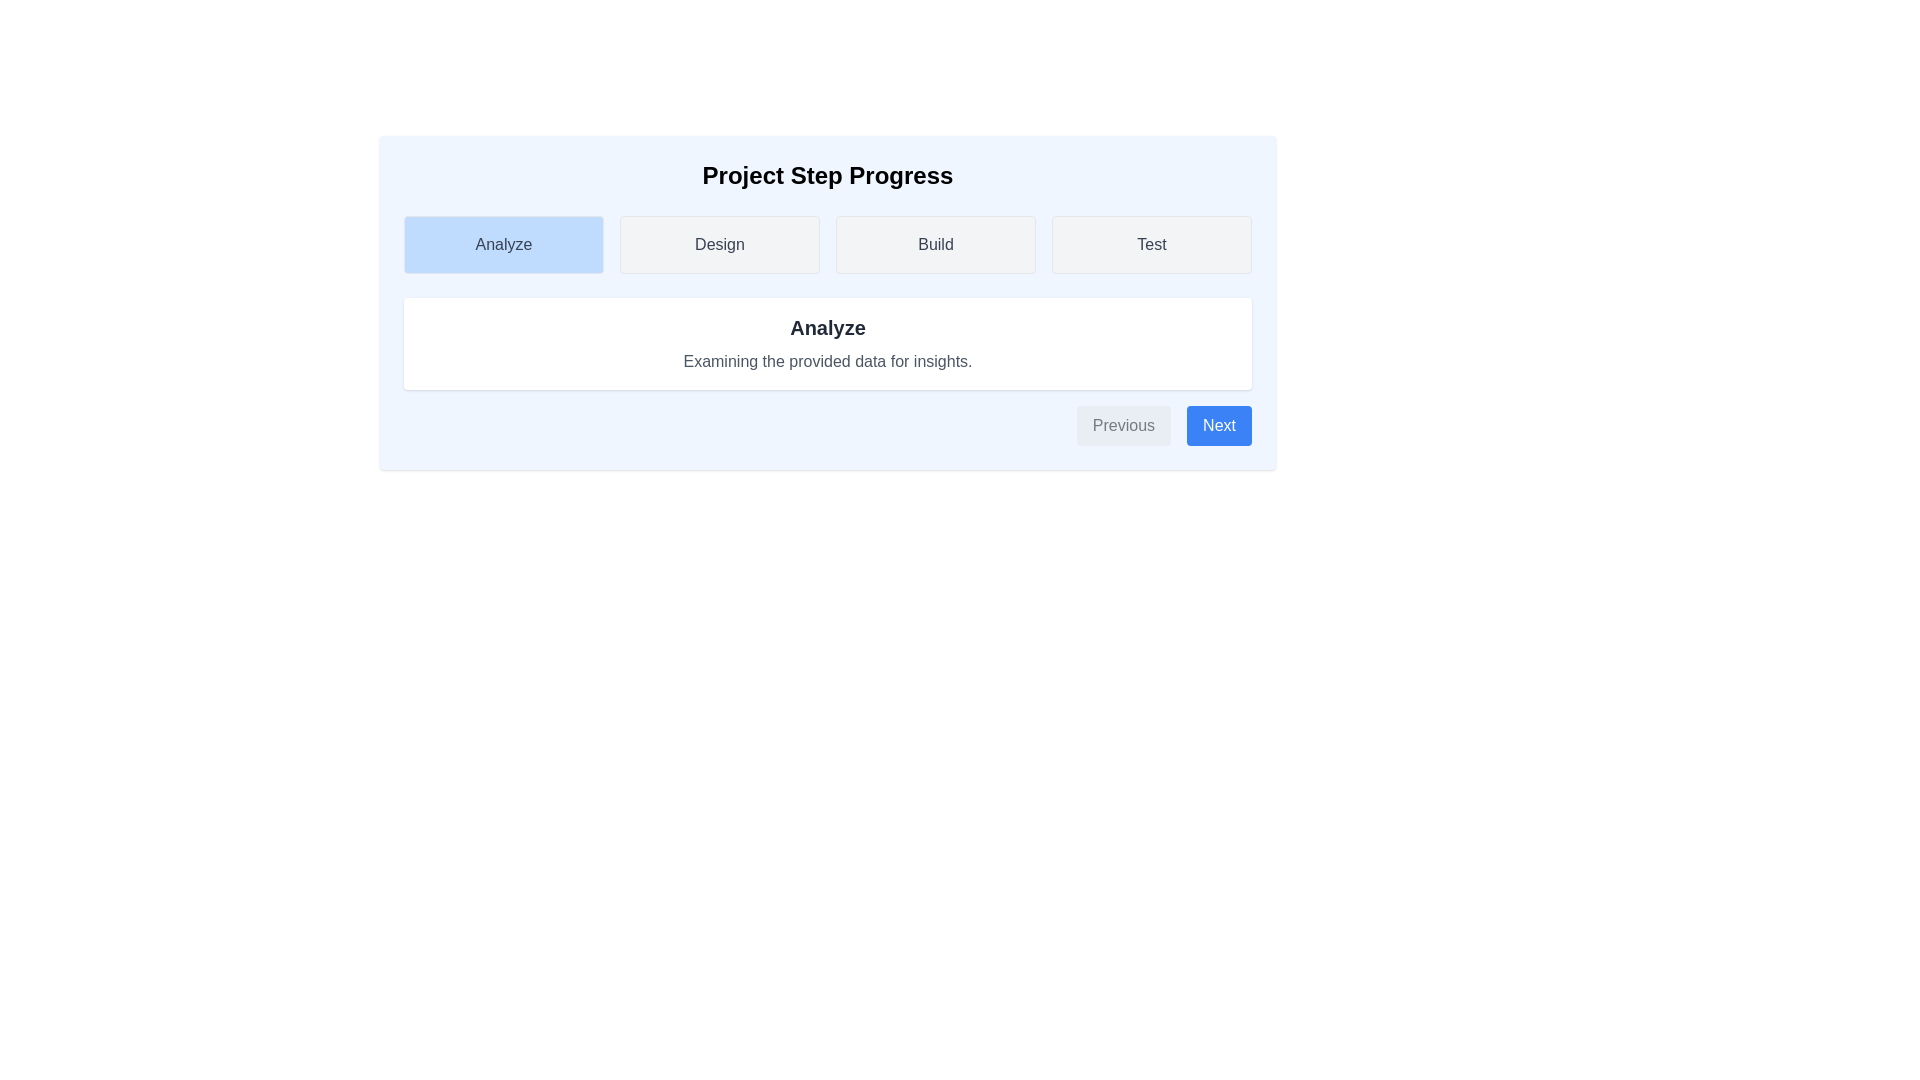  Describe the element at coordinates (720, 244) in the screenshot. I see `the 'Design' button, which is the second button in a horizontal grid of four buttons labeled 'Analyze', 'Design', 'Build', and 'Test'` at that location.